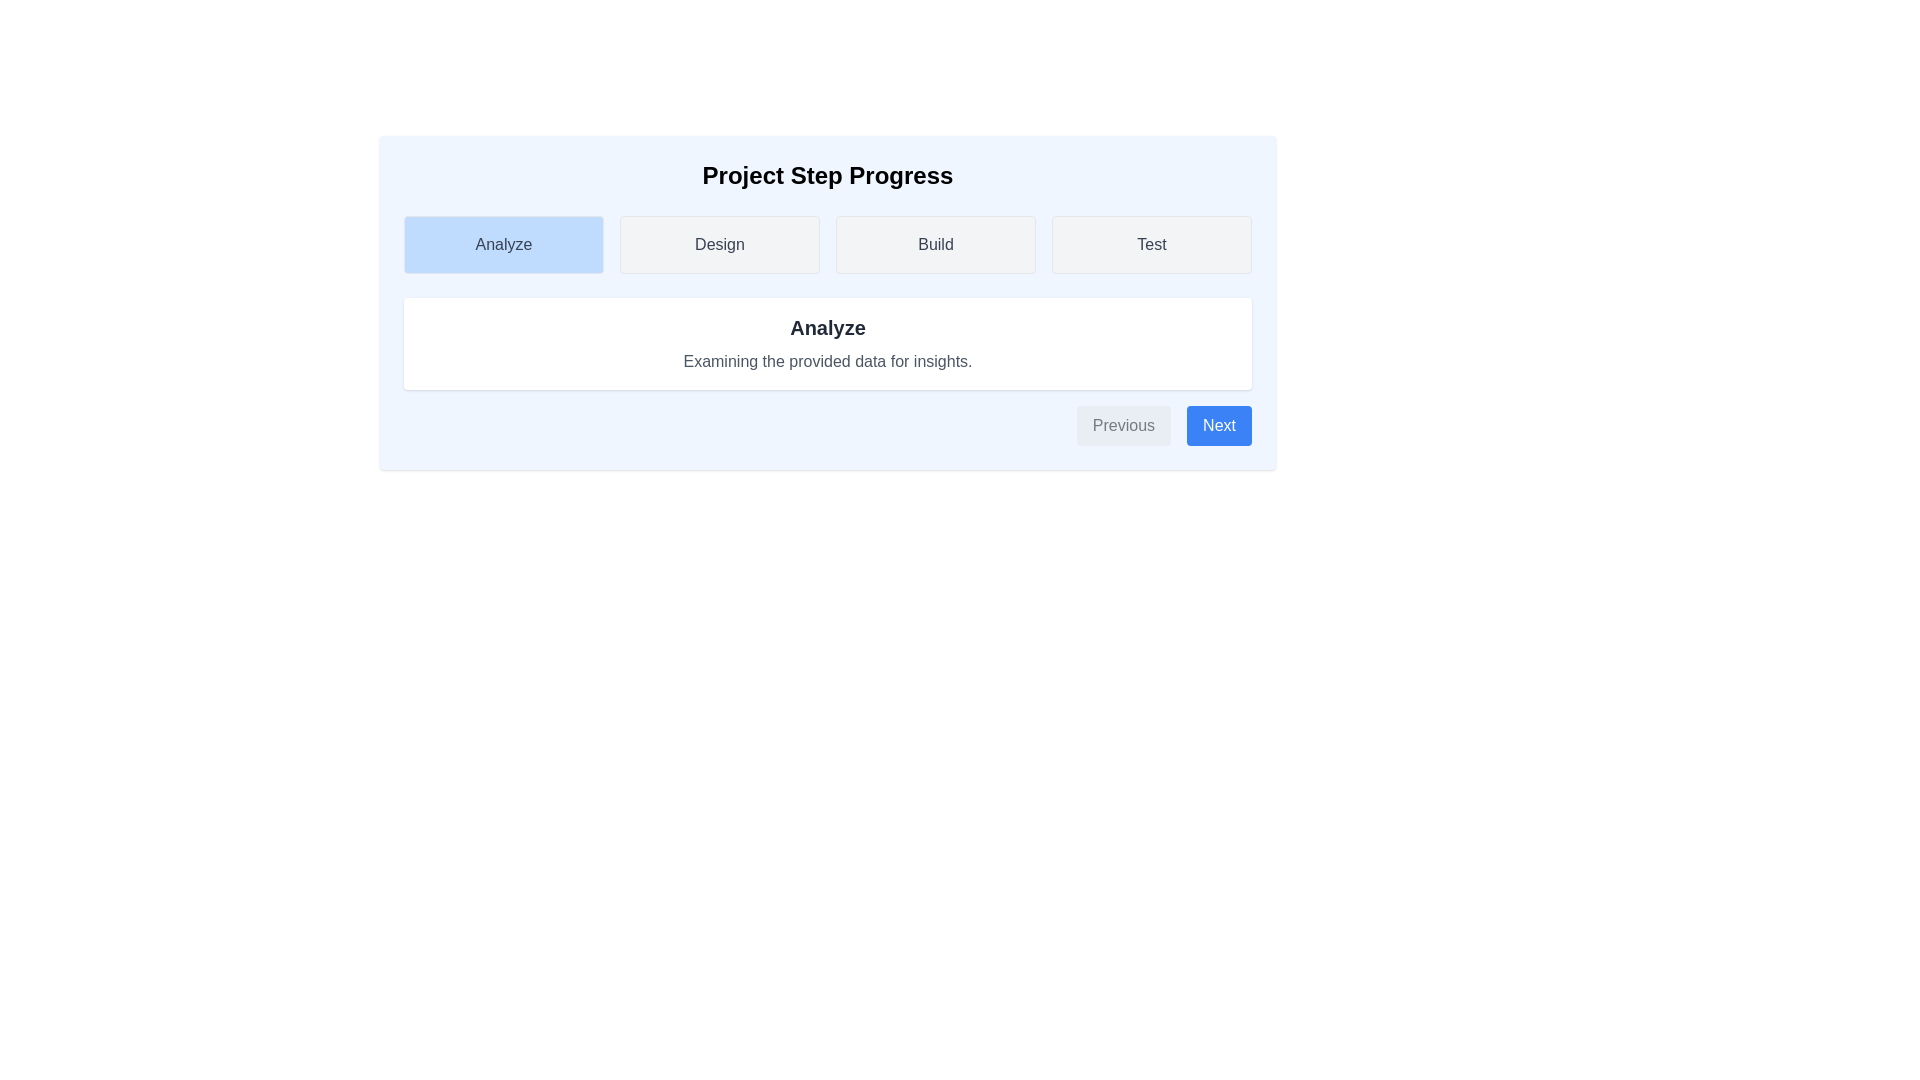  Describe the element at coordinates (720, 244) in the screenshot. I see `the 'Design' button, which is the second button in a horizontal grid of four buttons labeled 'Analyze', 'Design', 'Build', and 'Test'` at that location.